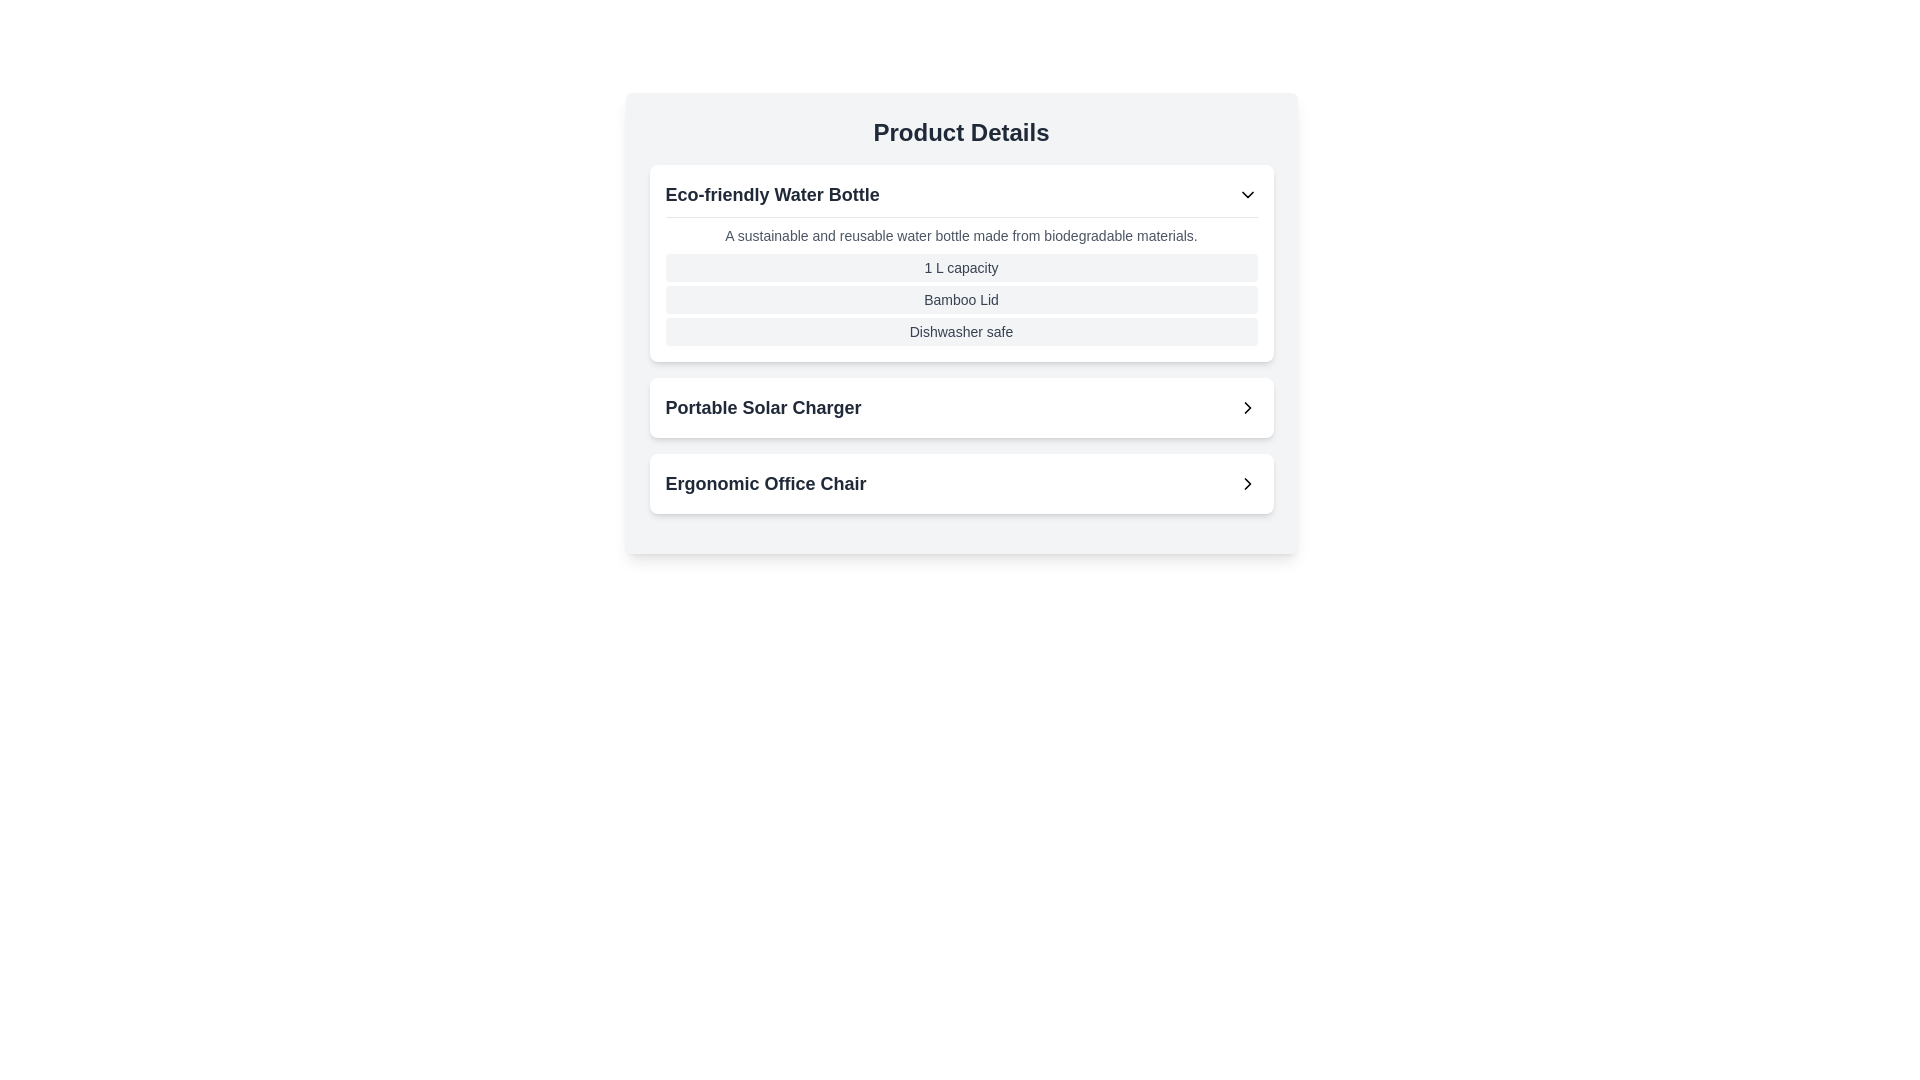  Describe the element at coordinates (961, 234) in the screenshot. I see `the text label that provides a description of the eco-friendly water bottle, positioned above the sub-details` at that location.